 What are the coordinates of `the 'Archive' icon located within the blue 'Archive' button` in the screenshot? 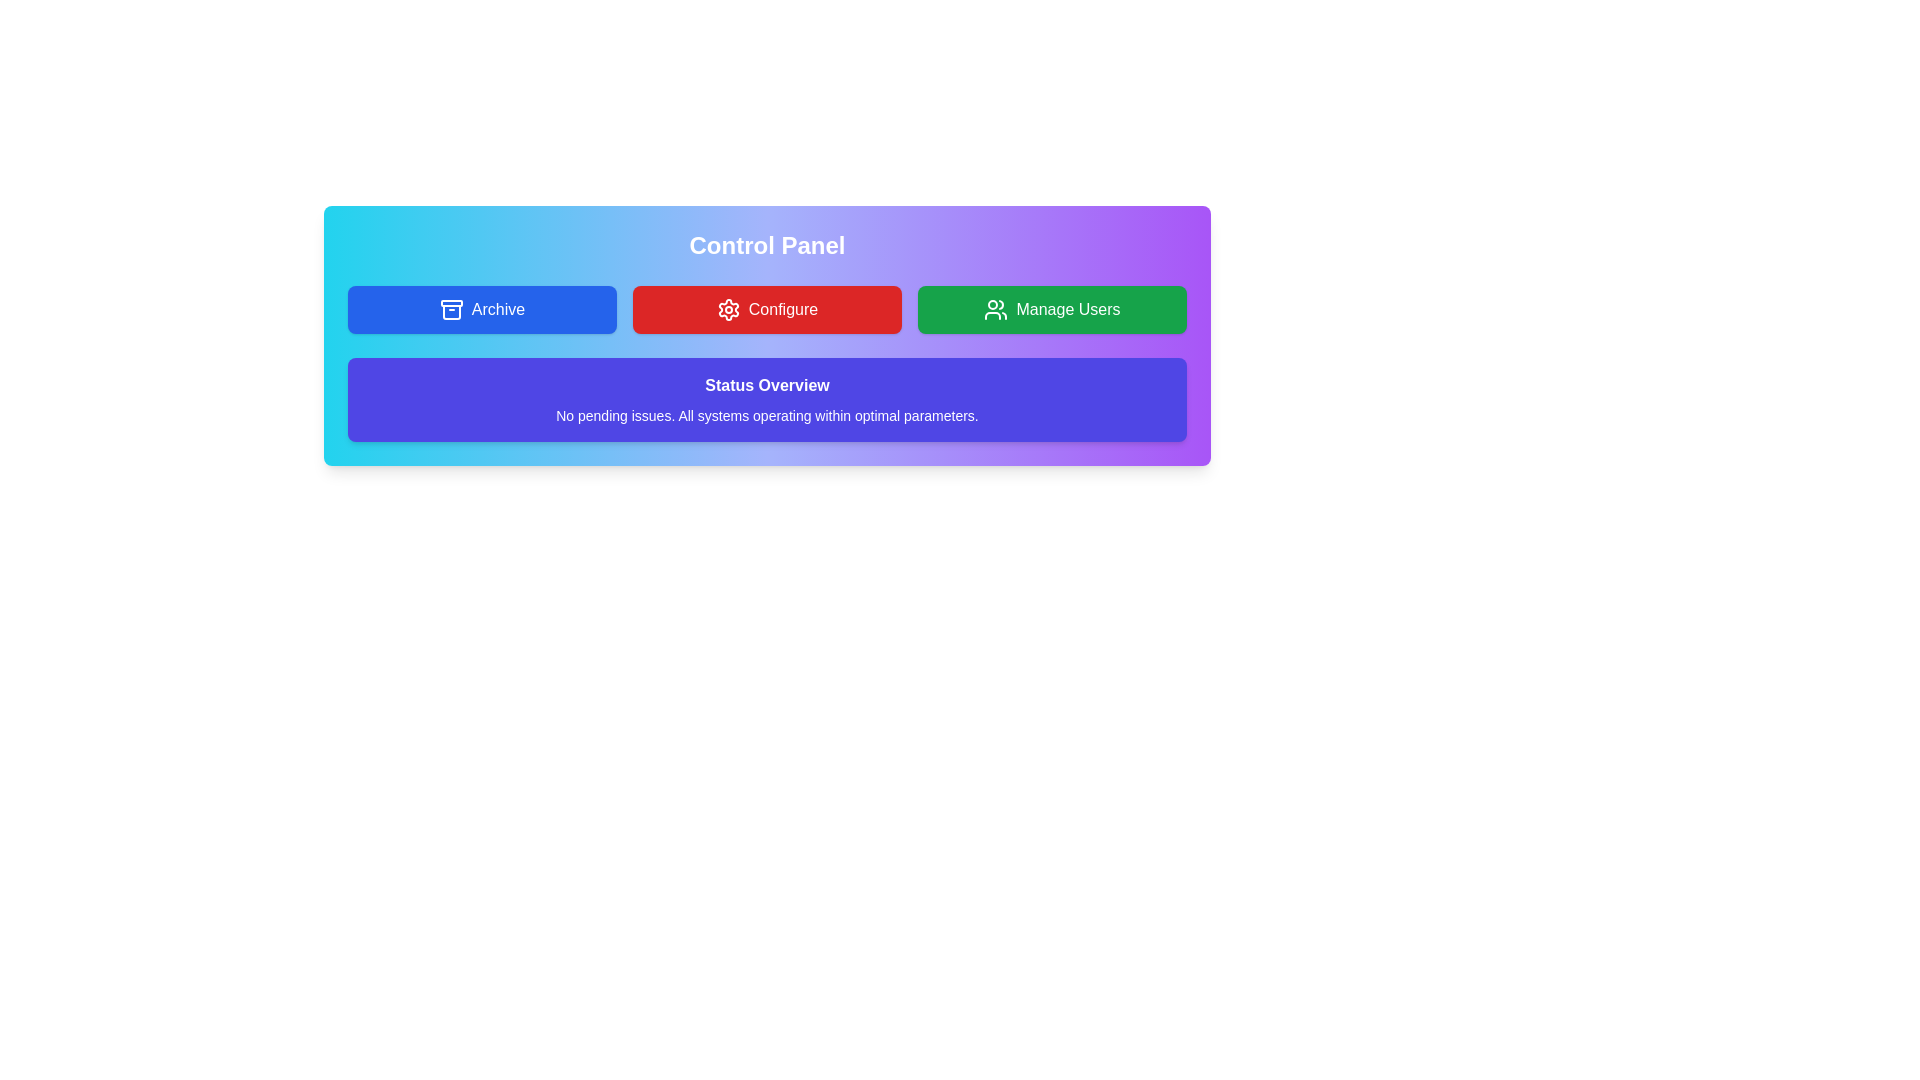 It's located at (450, 309).